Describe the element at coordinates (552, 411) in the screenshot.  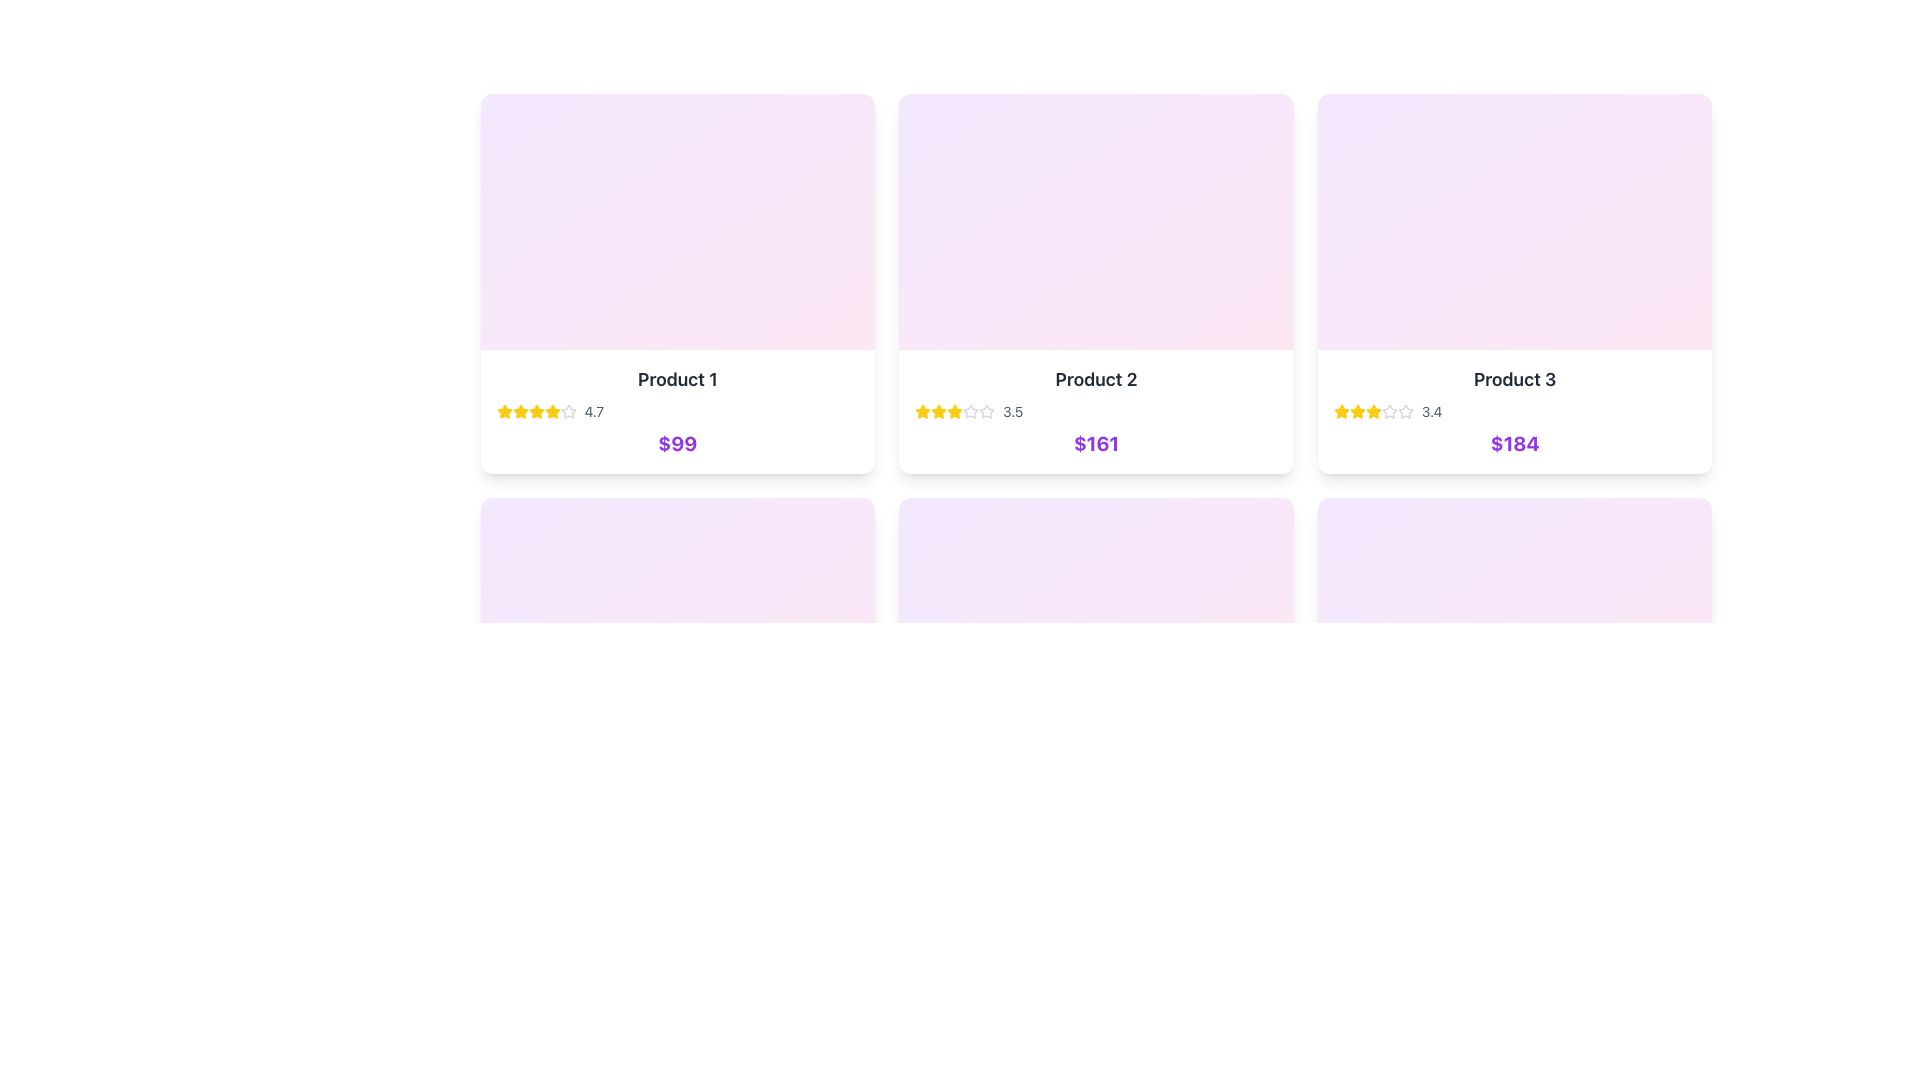
I see `the fifth star icon representing the user rating for 'Product 1' in the product card's rating section` at that location.